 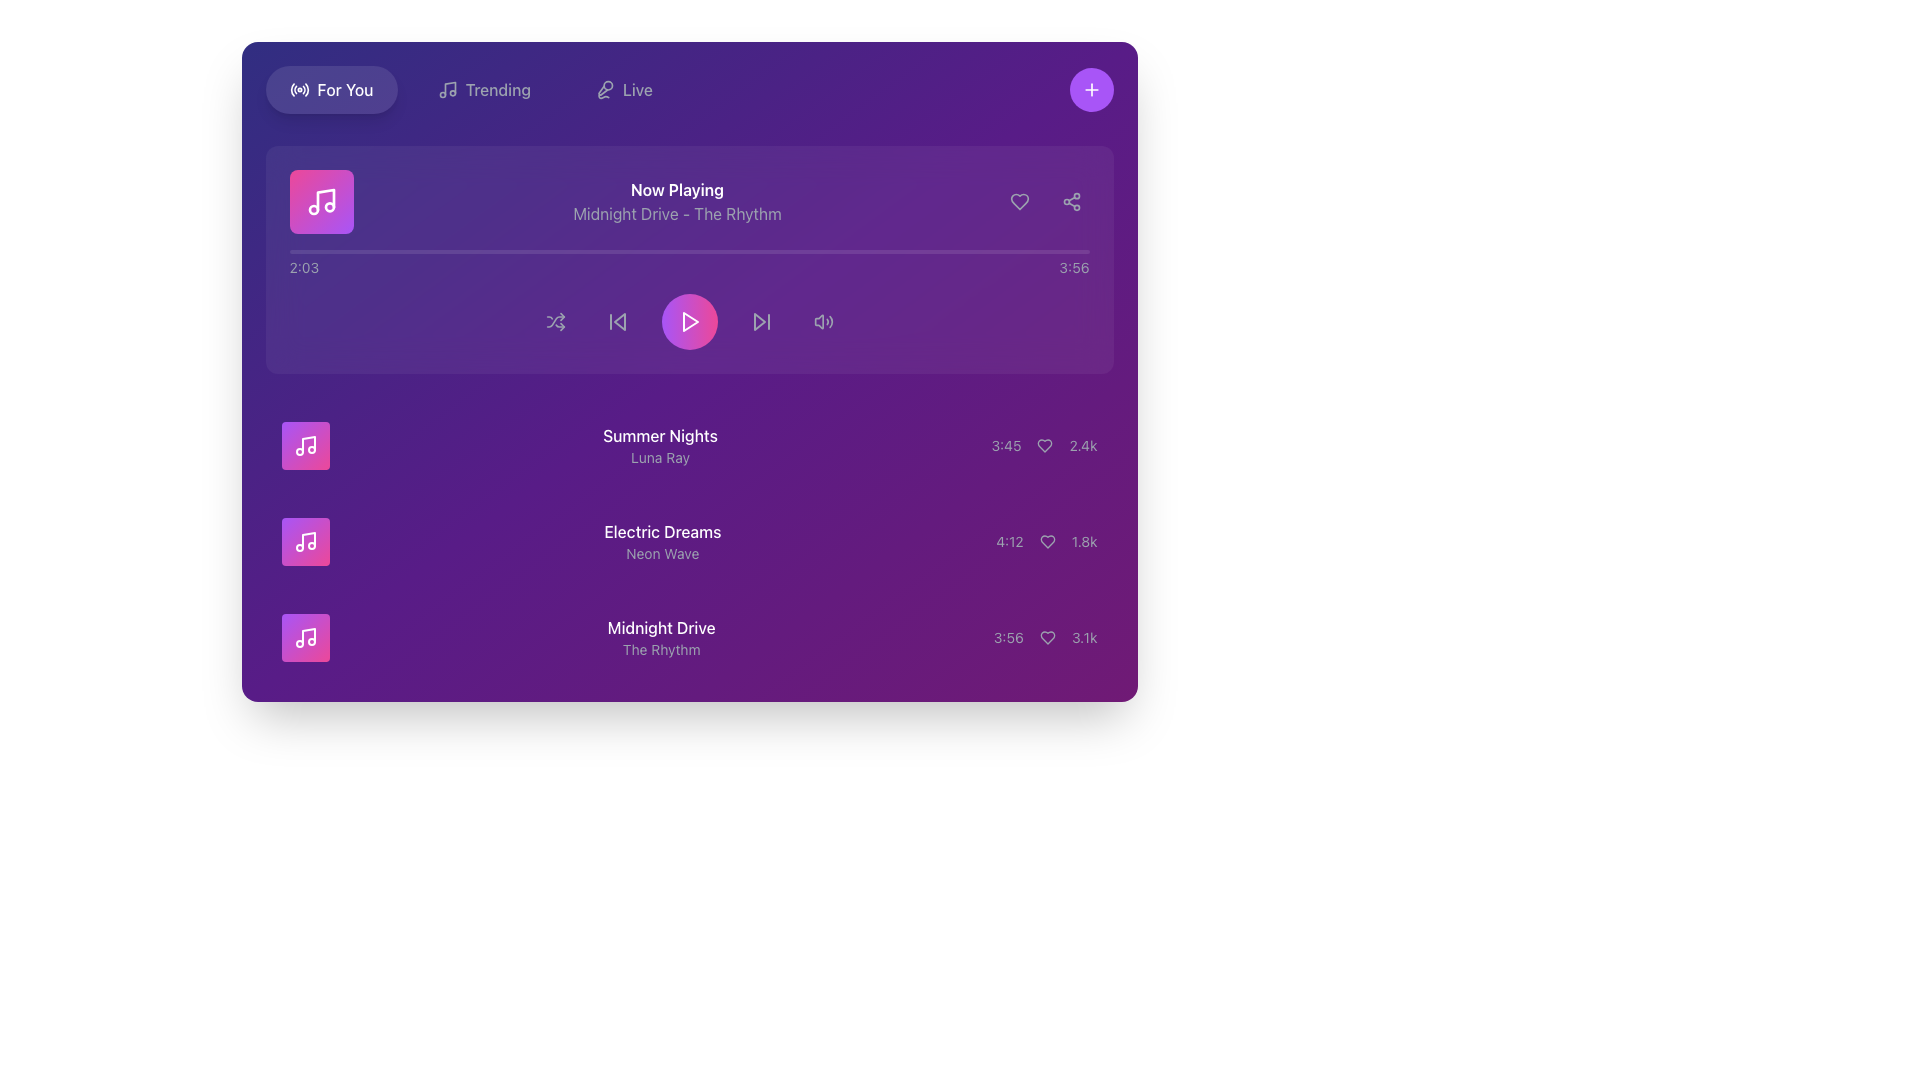 What do you see at coordinates (603, 88) in the screenshot?
I see `the microphone icon, which is the leftmost icon` at bounding box center [603, 88].